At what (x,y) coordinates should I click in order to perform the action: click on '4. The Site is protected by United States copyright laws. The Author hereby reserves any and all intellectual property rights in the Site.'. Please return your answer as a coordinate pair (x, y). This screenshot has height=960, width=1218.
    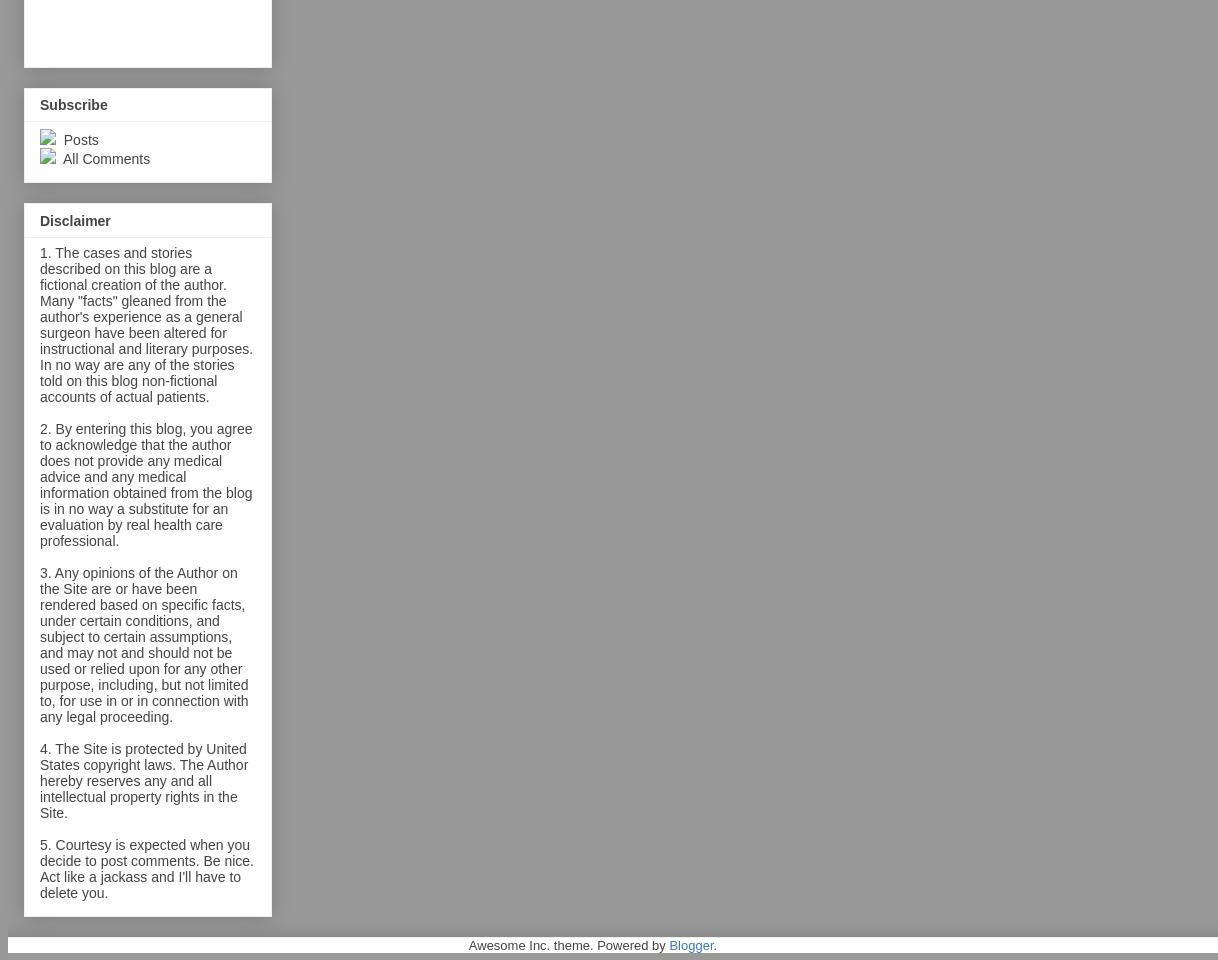
    Looking at the image, I should click on (142, 779).